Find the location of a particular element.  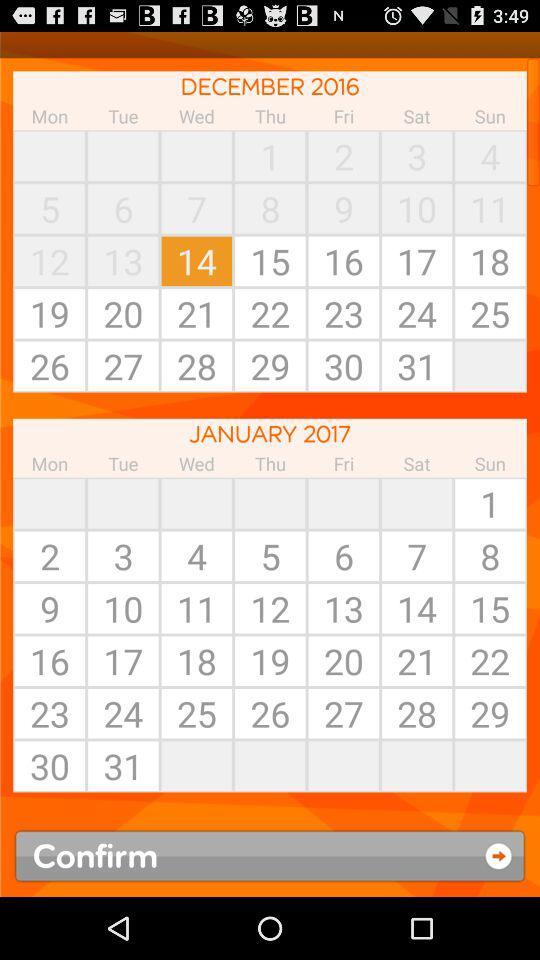

the date 9 of january is located at coordinates (50, 607).